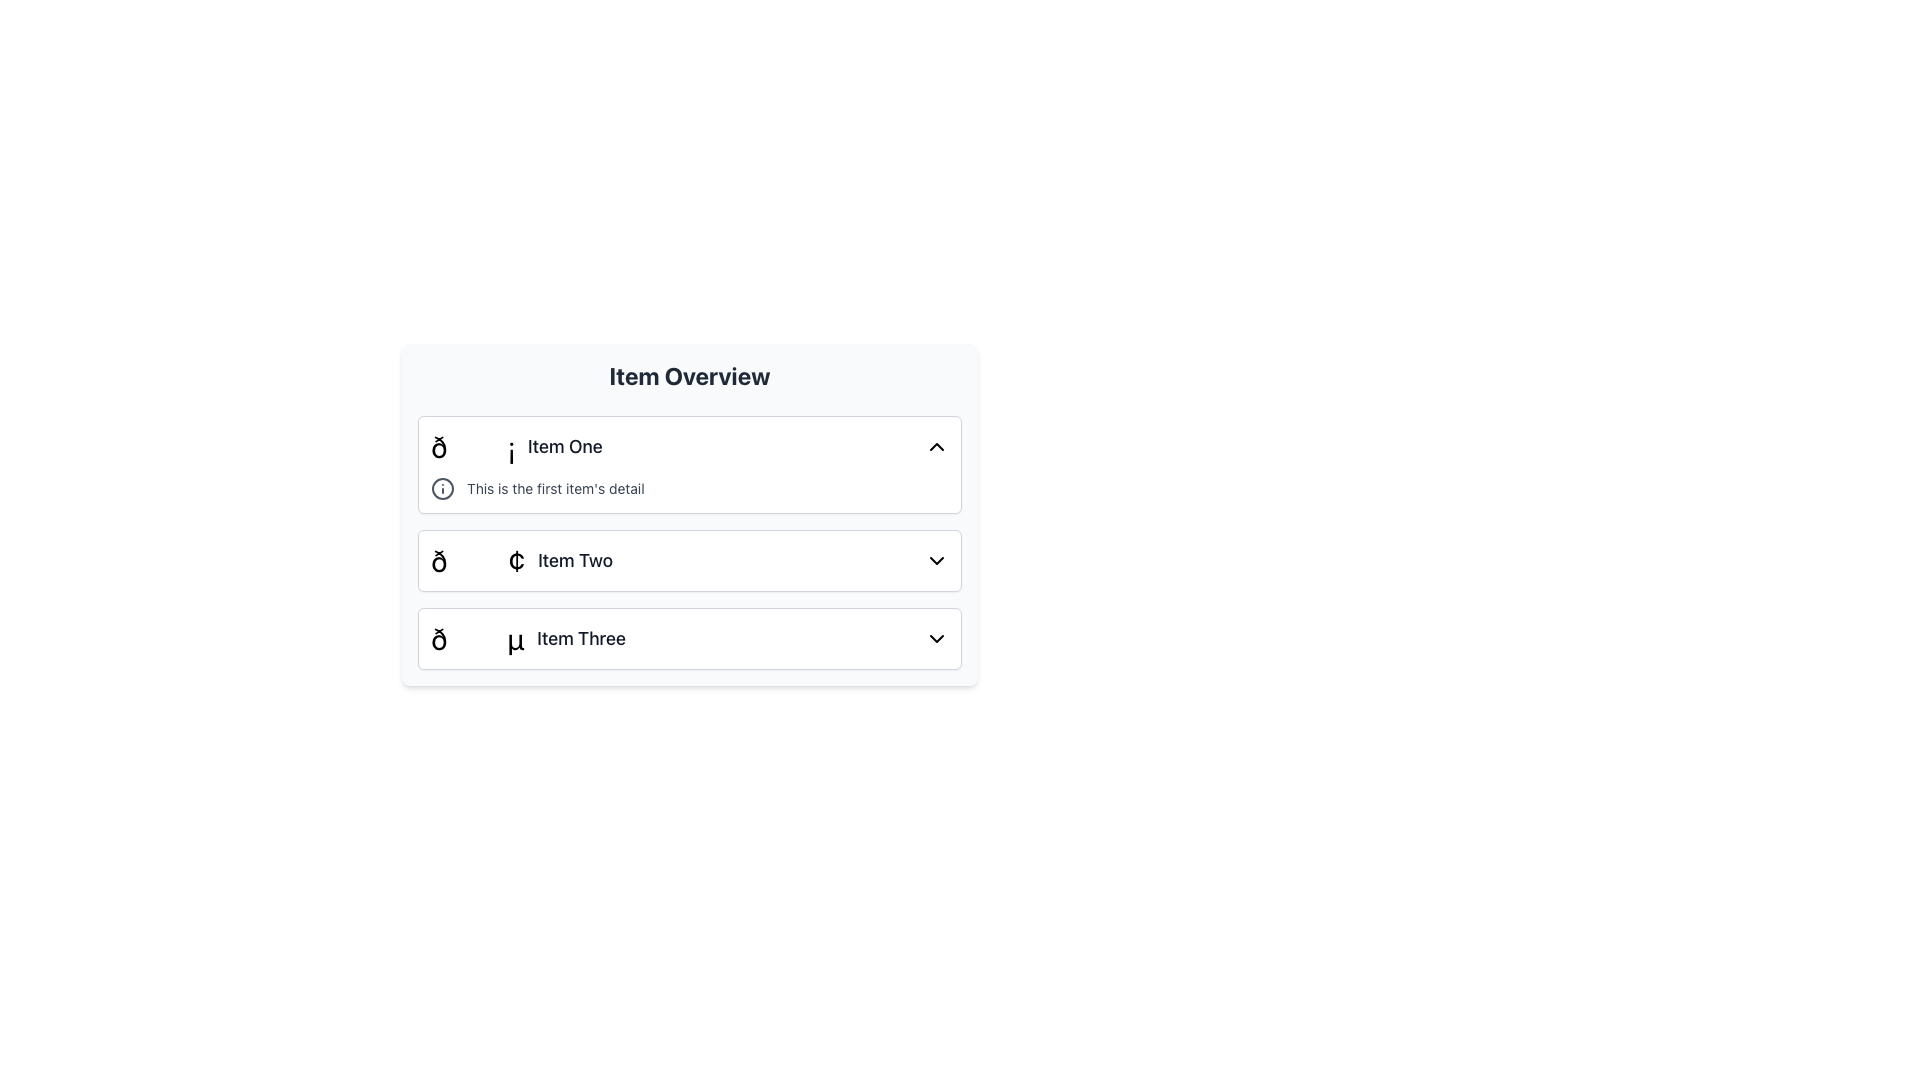  I want to click on the information icon, which is gray with a circular boundary and an 'i' shape in the center, located to the left of the text 'This is the first item's detail' in the first subsection of the list under 'Item One', so click(441, 489).